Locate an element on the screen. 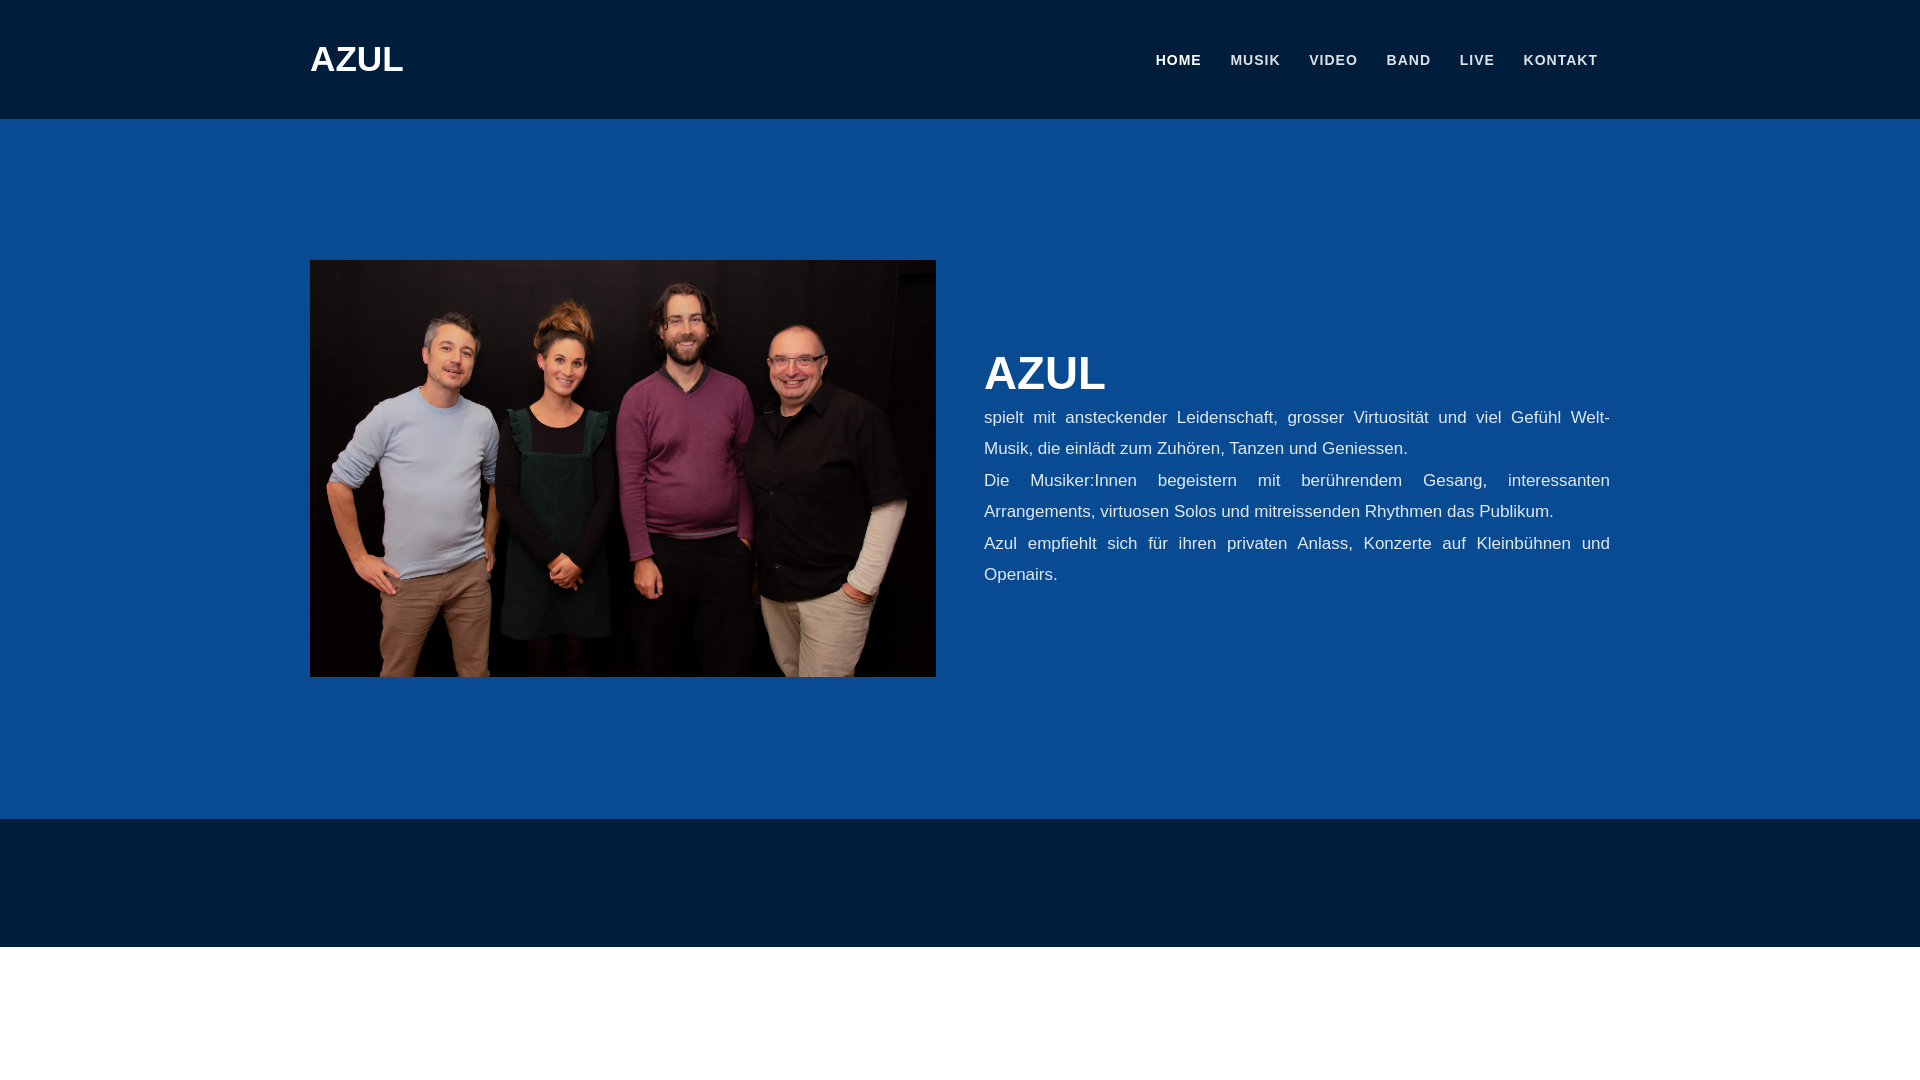 Image resolution: width=1920 pixels, height=1080 pixels. 'BAND' is located at coordinates (1408, 59).